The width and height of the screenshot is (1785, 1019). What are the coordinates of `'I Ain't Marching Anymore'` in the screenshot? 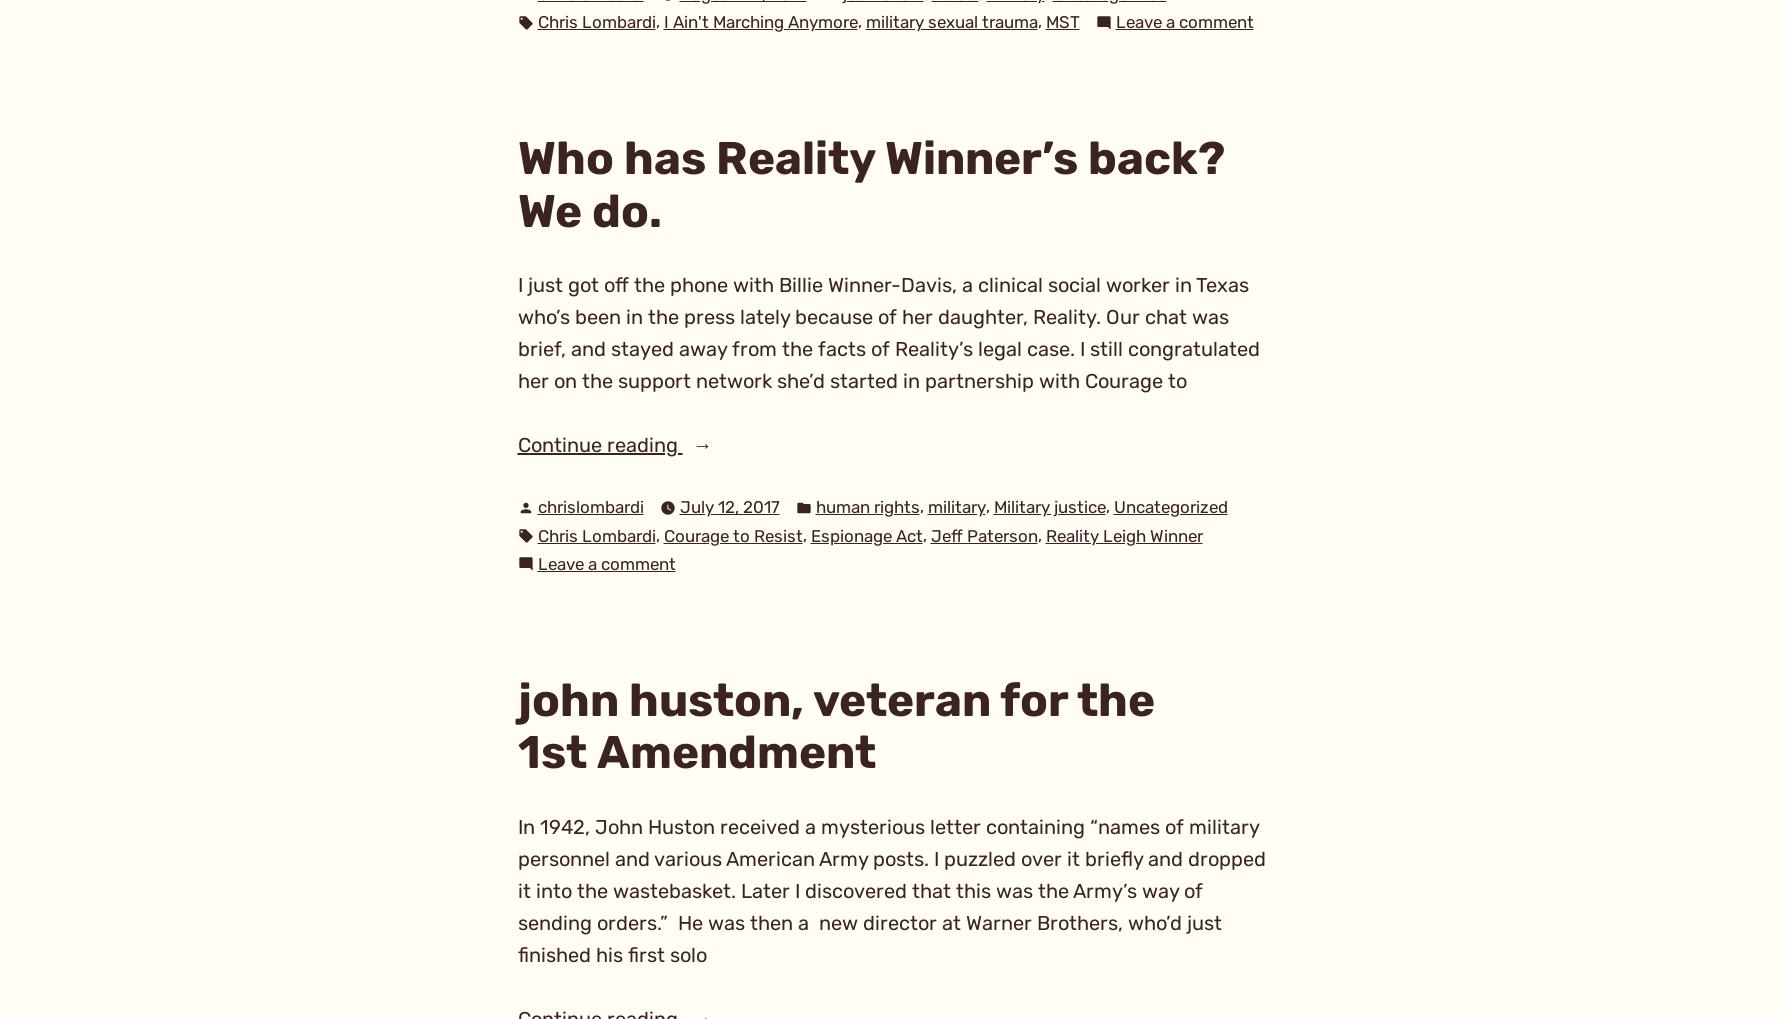 It's located at (661, 21).